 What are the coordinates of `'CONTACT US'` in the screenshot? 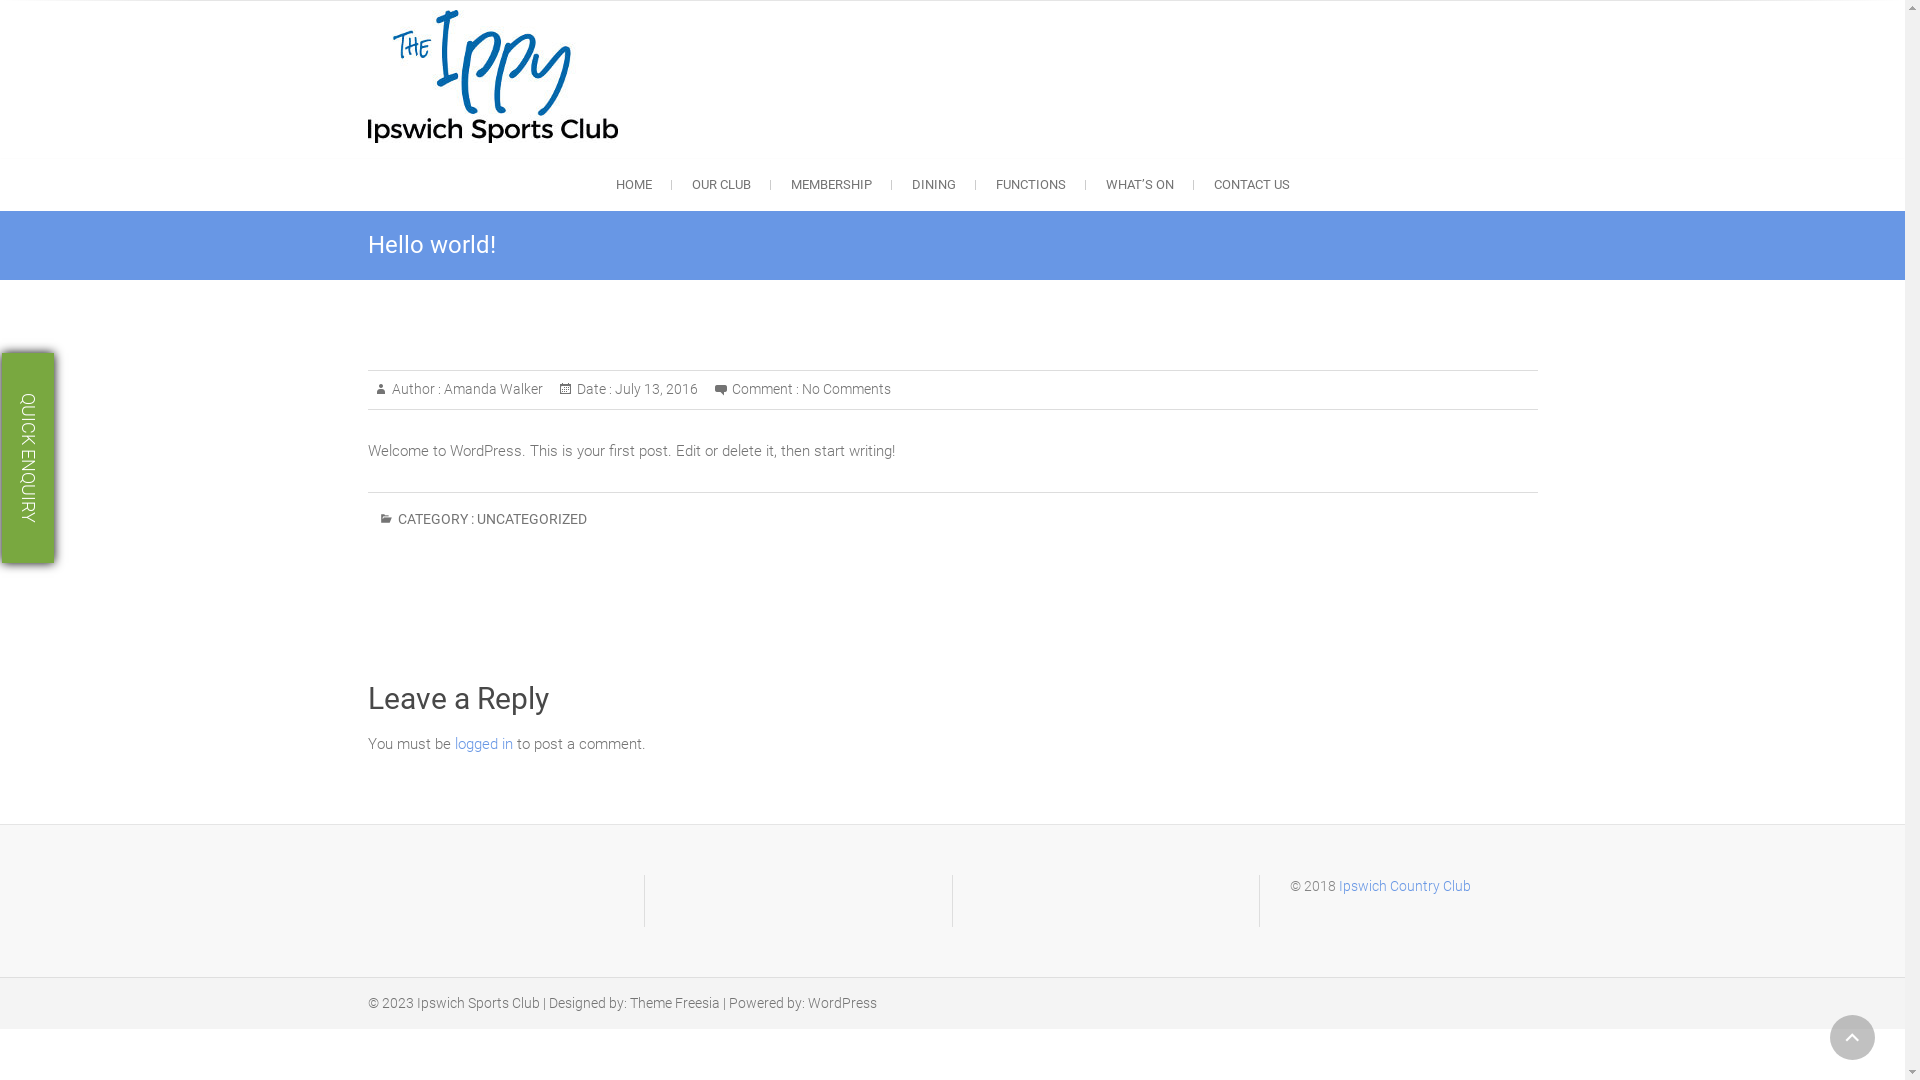 It's located at (1251, 185).